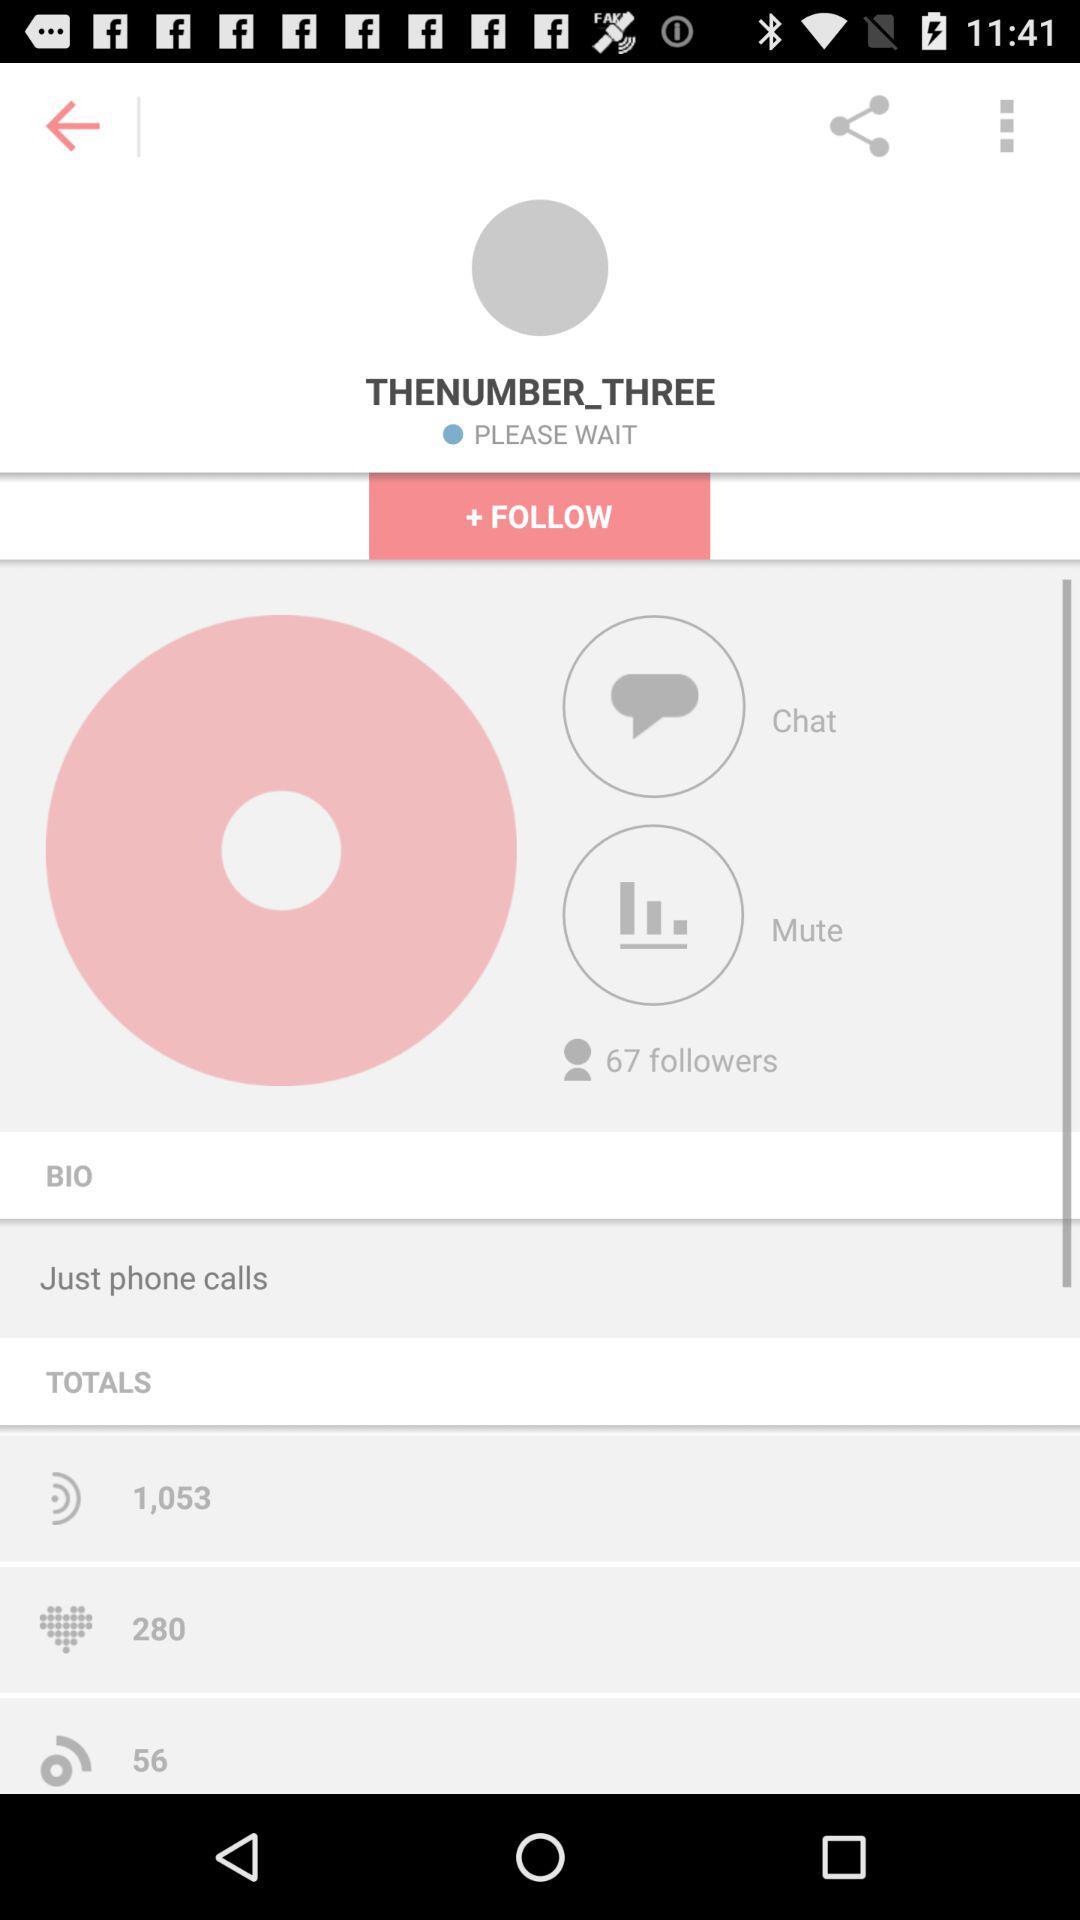 This screenshot has height=1920, width=1080. What do you see at coordinates (654, 706) in the screenshot?
I see `the image which is on left side of chat` at bounding box center [654, 706].